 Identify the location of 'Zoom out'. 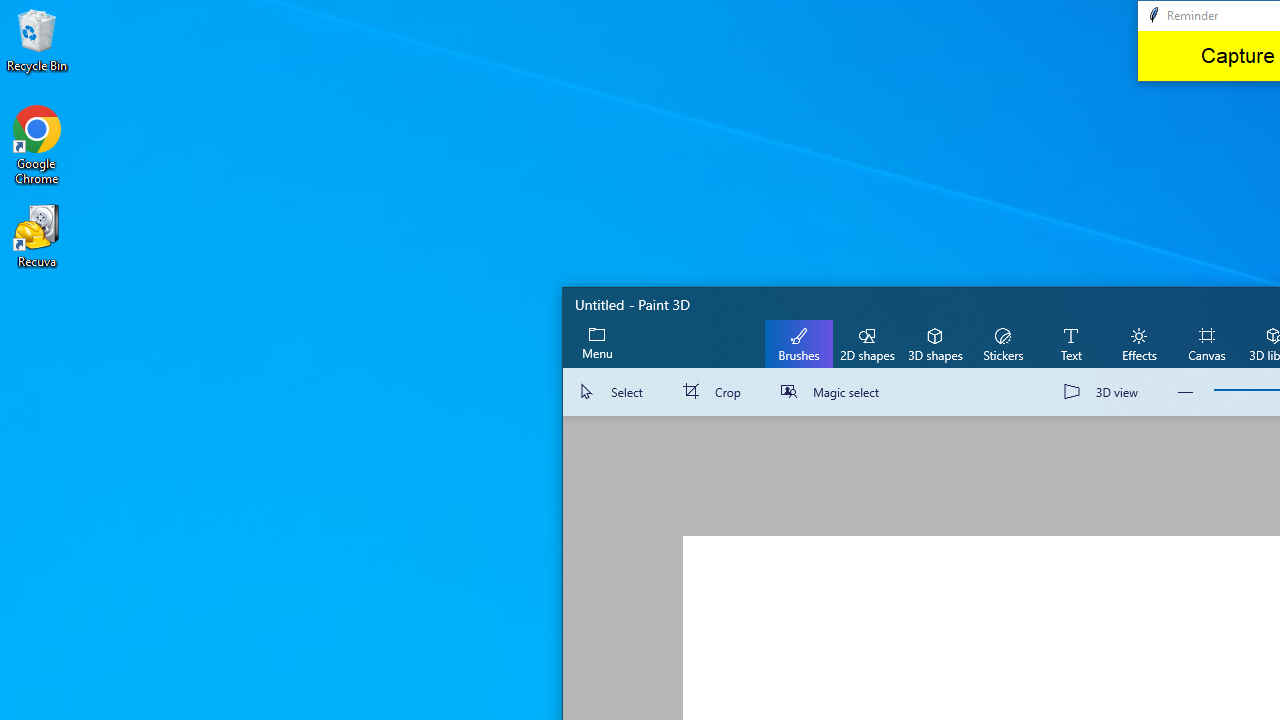
(1185, 392).